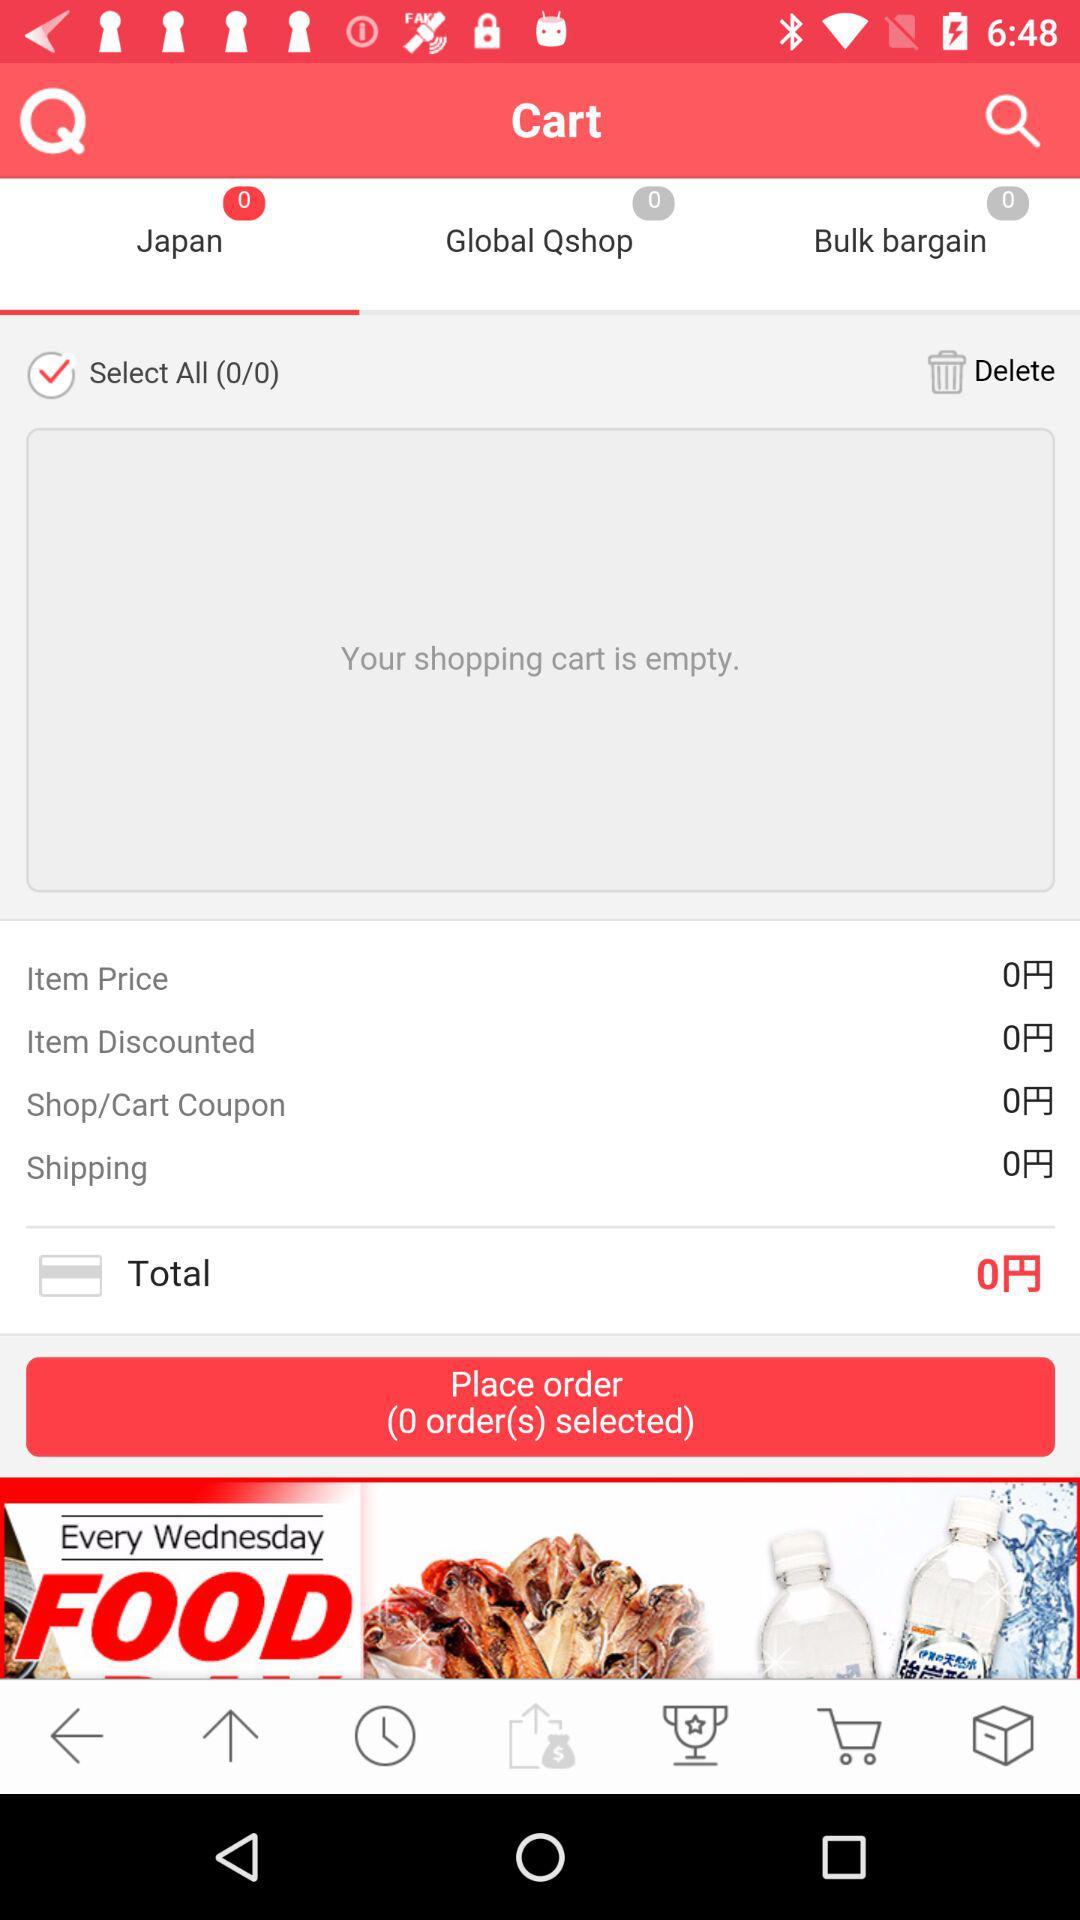 This screenshot has width=1080, height=1920. I want to click on shopping cart, so click(540, 927).